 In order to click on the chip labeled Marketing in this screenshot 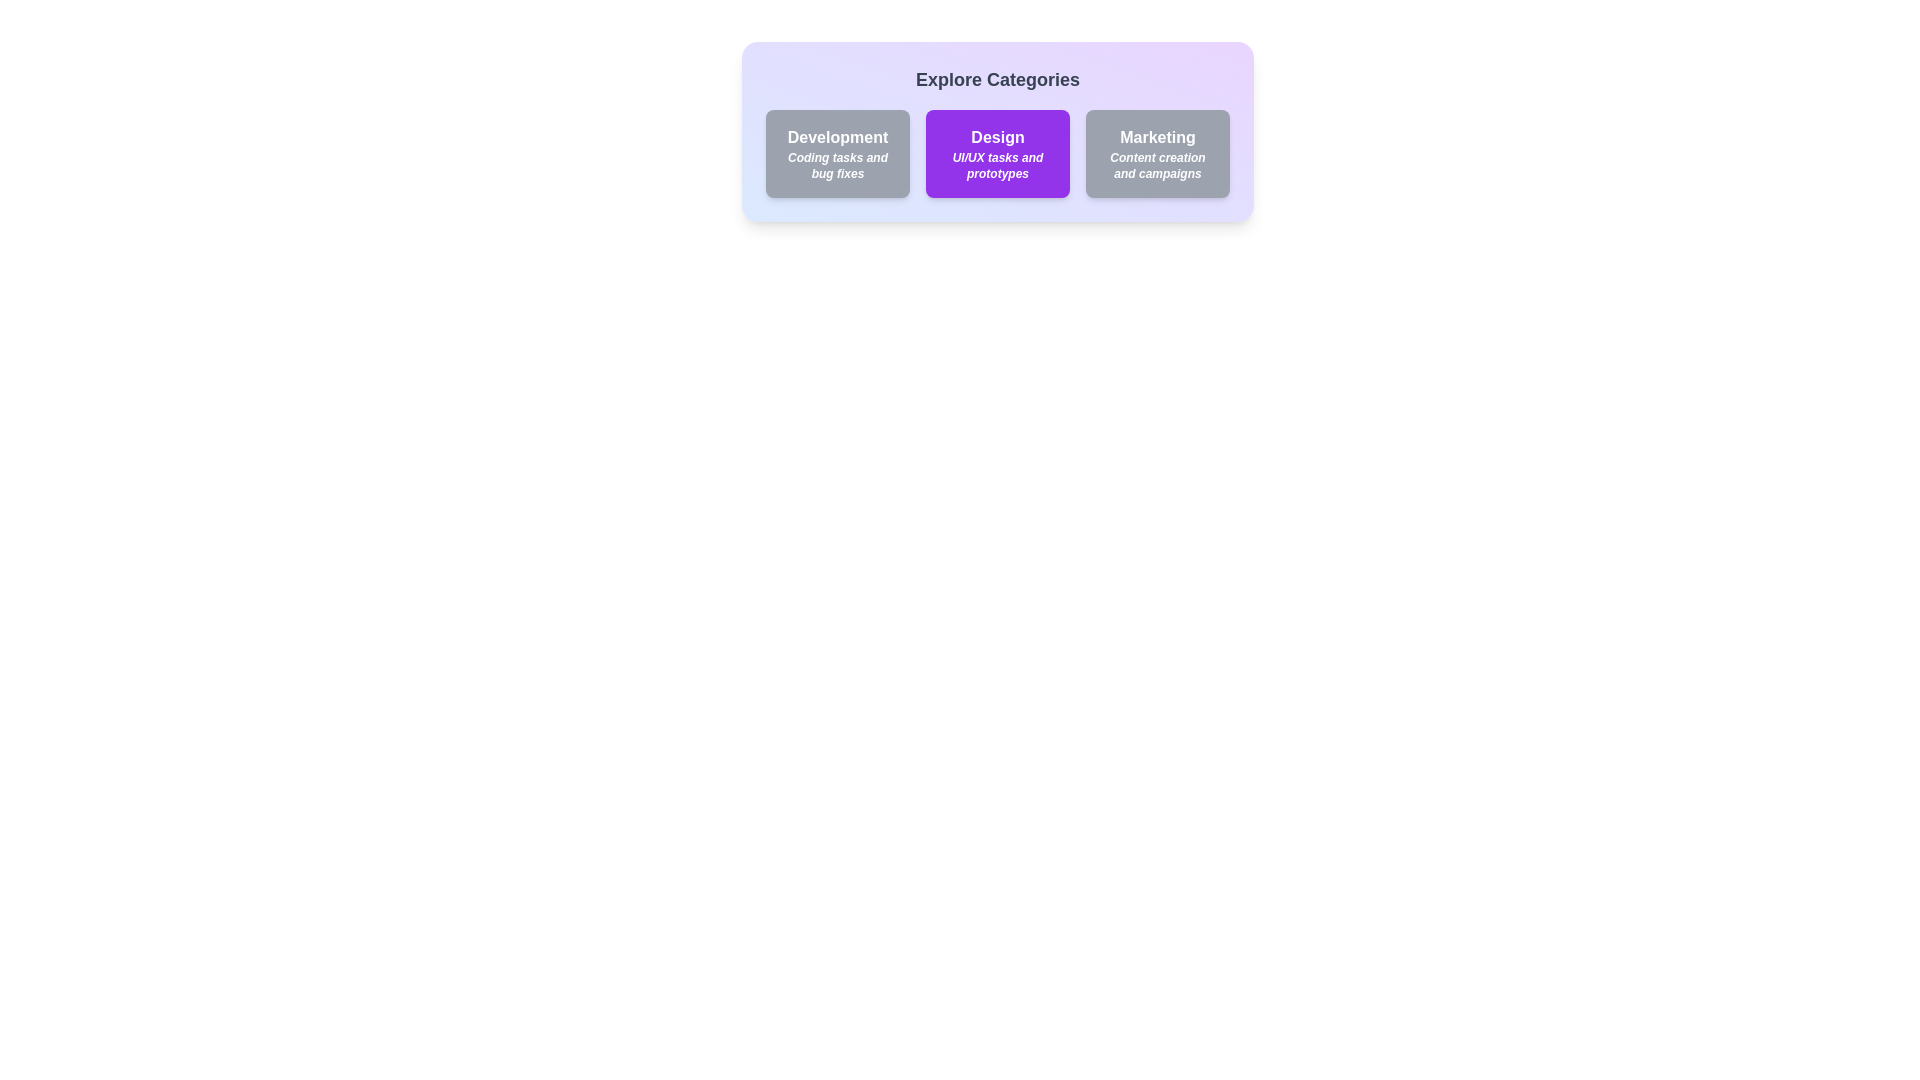, I will do `click(1157, 153)`.